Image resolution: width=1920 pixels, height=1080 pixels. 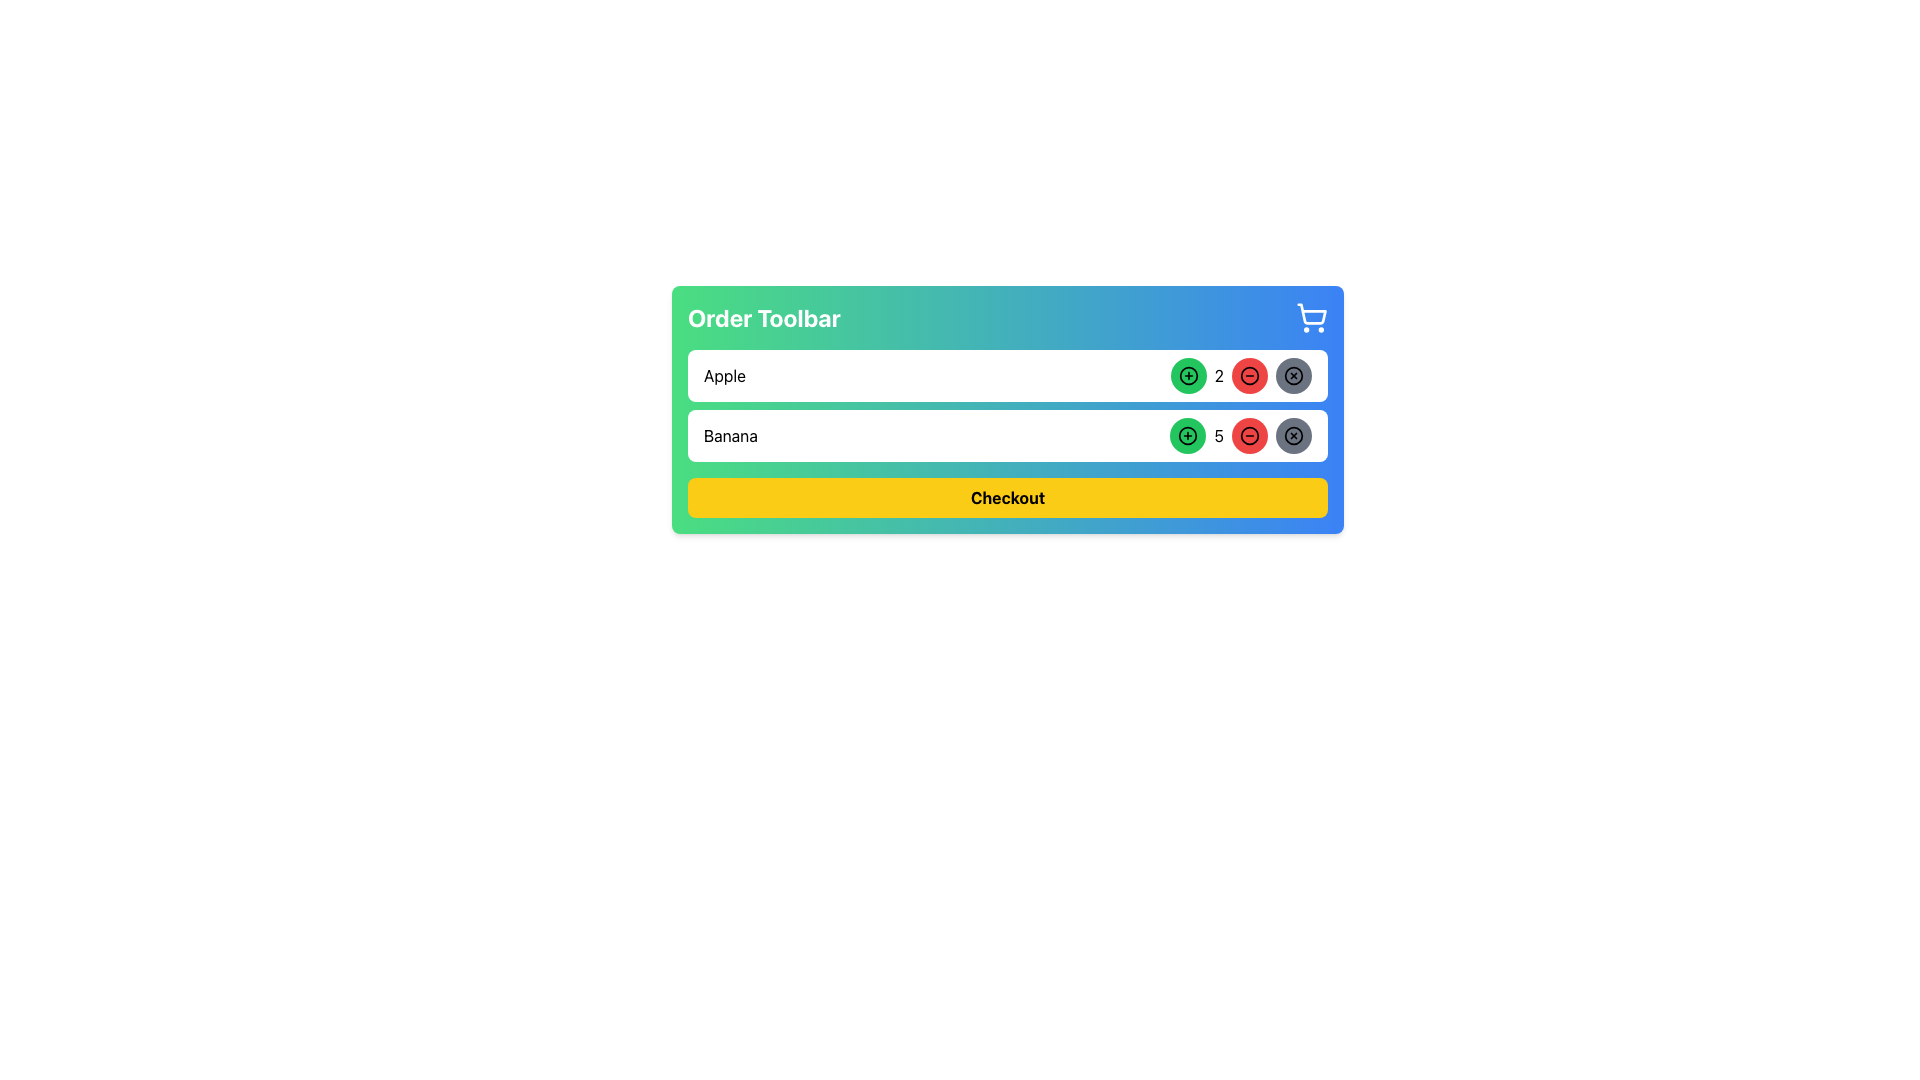 What do you see at coordinates (1294, 375) in the screenshot?
I see `the deletion Icon Button located on the far right side of the row associated with the item labeled 'Apple'` at bounding box center [1294, 375].